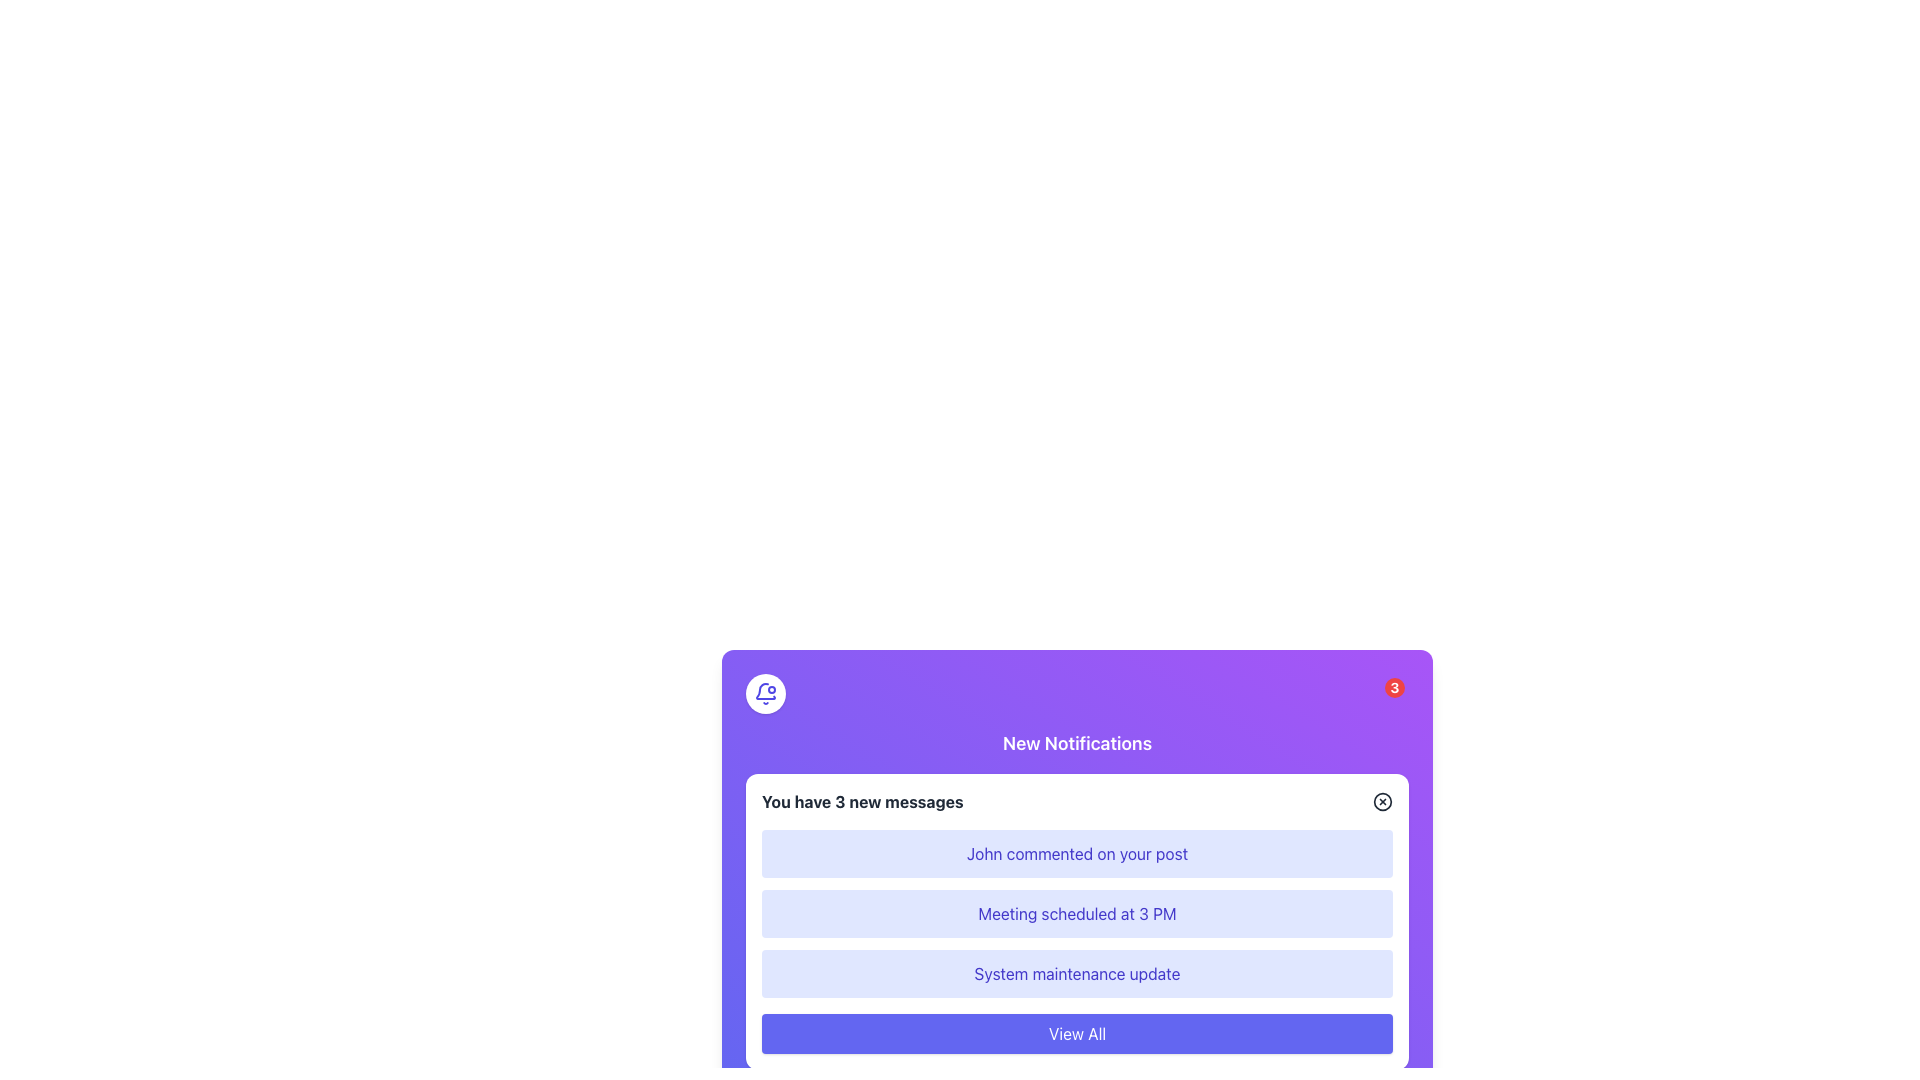 The image size is (1920, 1080). Describe the element at coordinates (1076, 1033) in the screenshot. I see `the notification button located at the bottom of the notification panel` at that location.